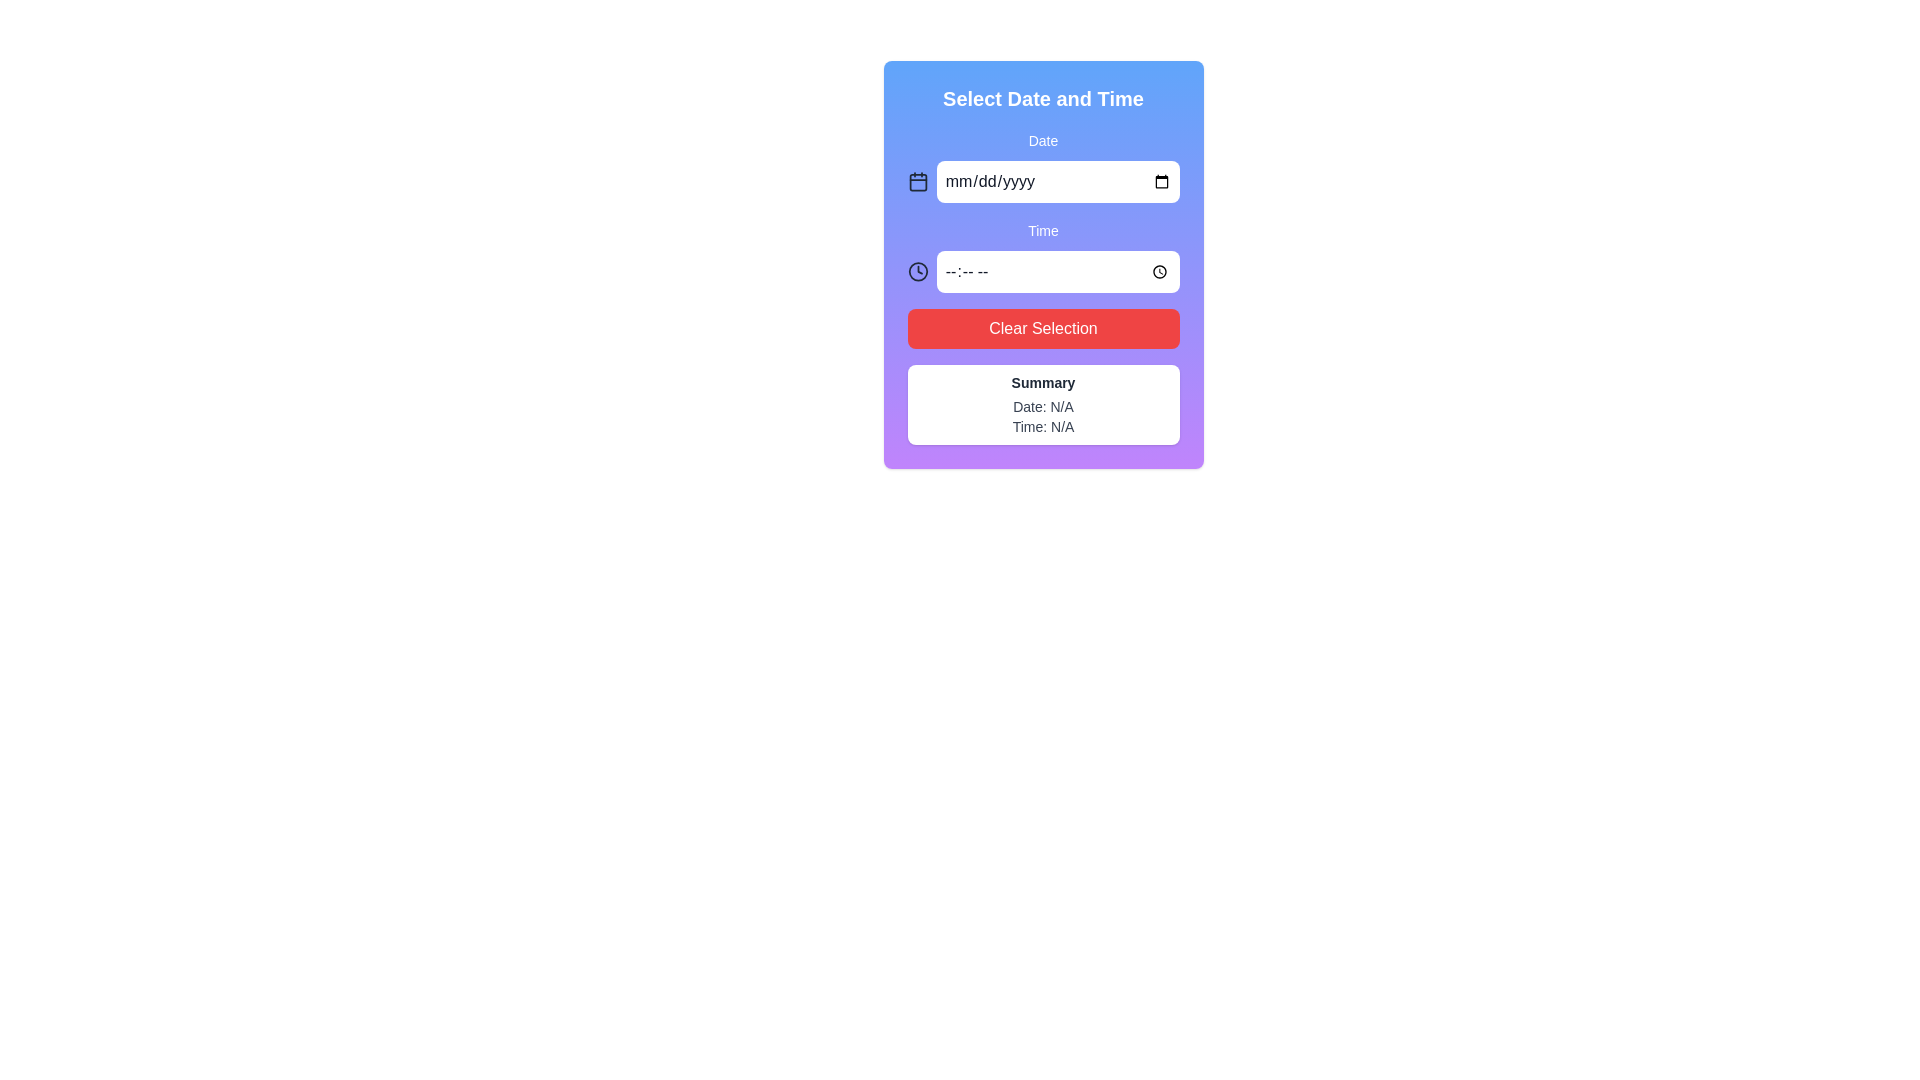 The height and width of the screenshot is (1080, 1920). What do you see at coordinates (917, 272) in the screenshot?
I see `the small clock-shaped icon with a circular outline, located to the left of the time input field in the 'Time' line of the form panel` at bounding box center [917, 272].